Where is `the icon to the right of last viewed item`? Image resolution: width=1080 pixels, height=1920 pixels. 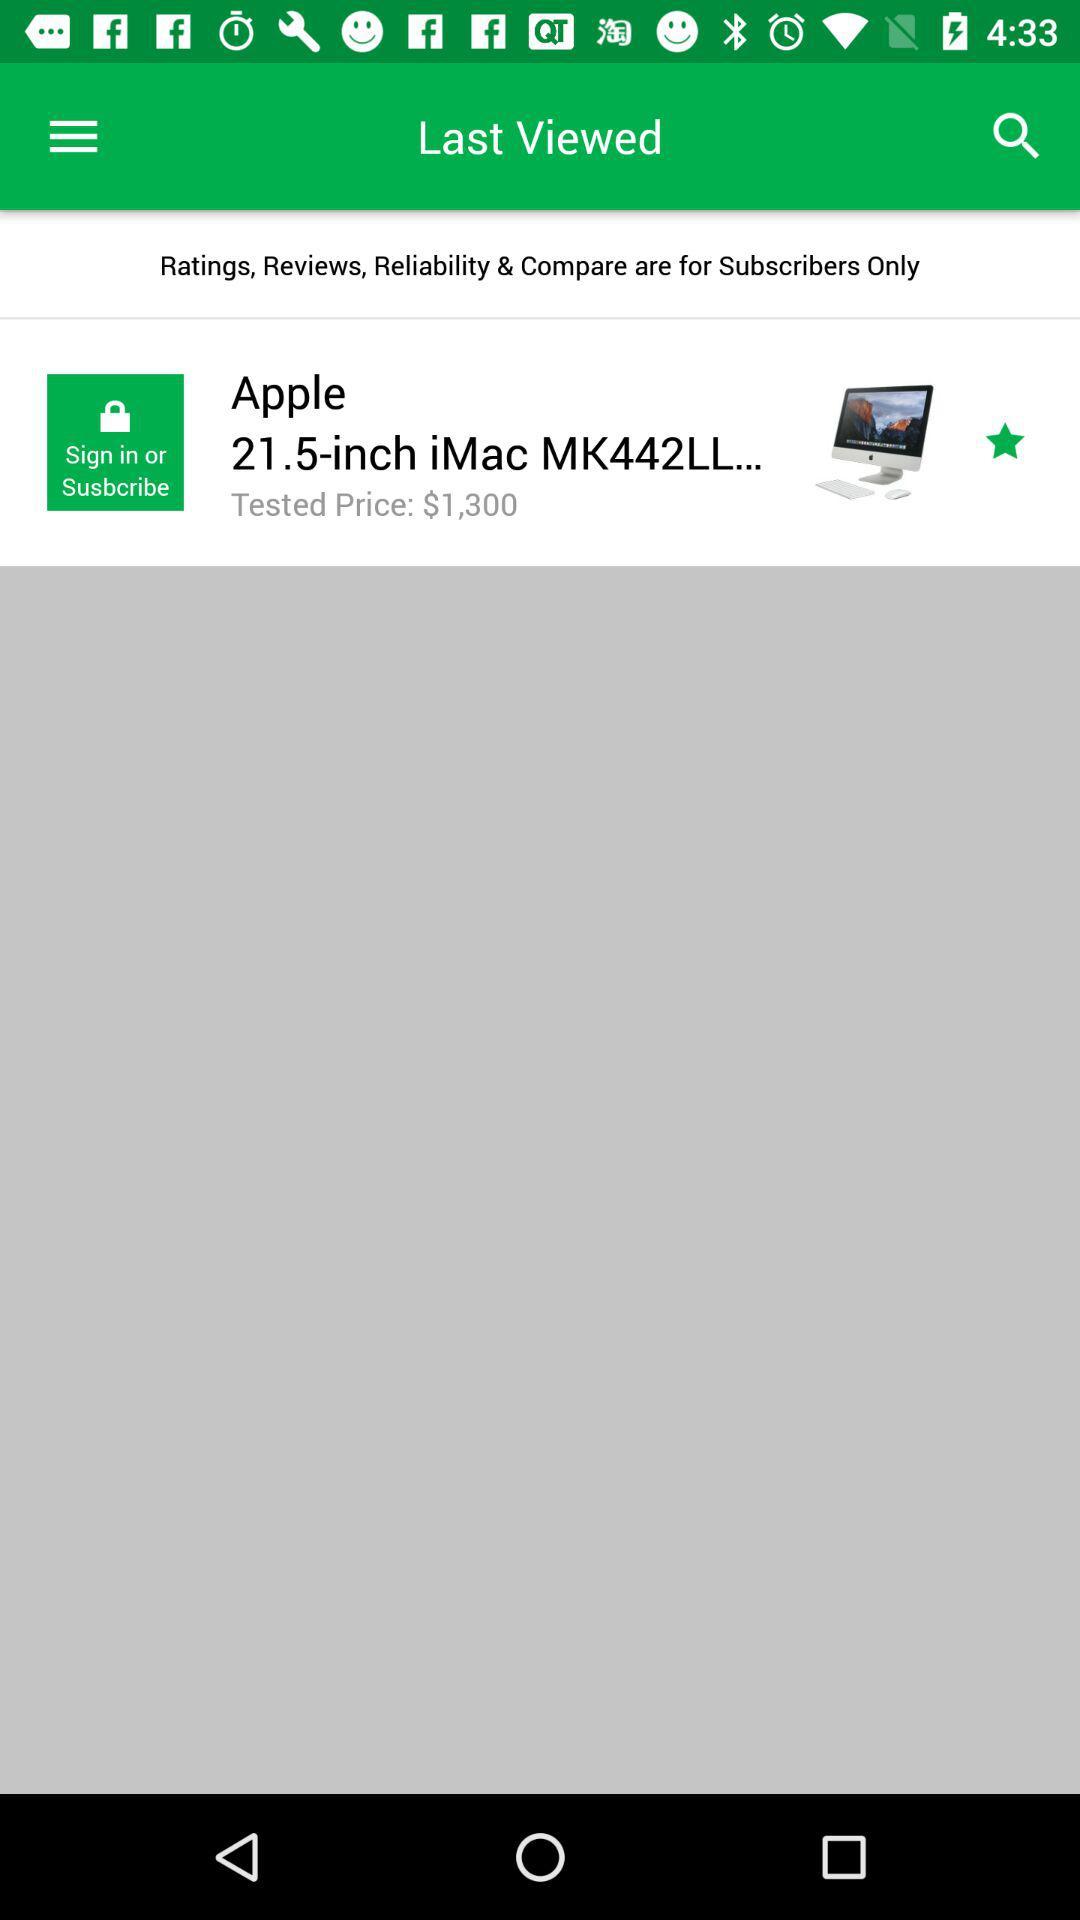
the icon to the right of last viewed item is located at coordinates (1017, 135).